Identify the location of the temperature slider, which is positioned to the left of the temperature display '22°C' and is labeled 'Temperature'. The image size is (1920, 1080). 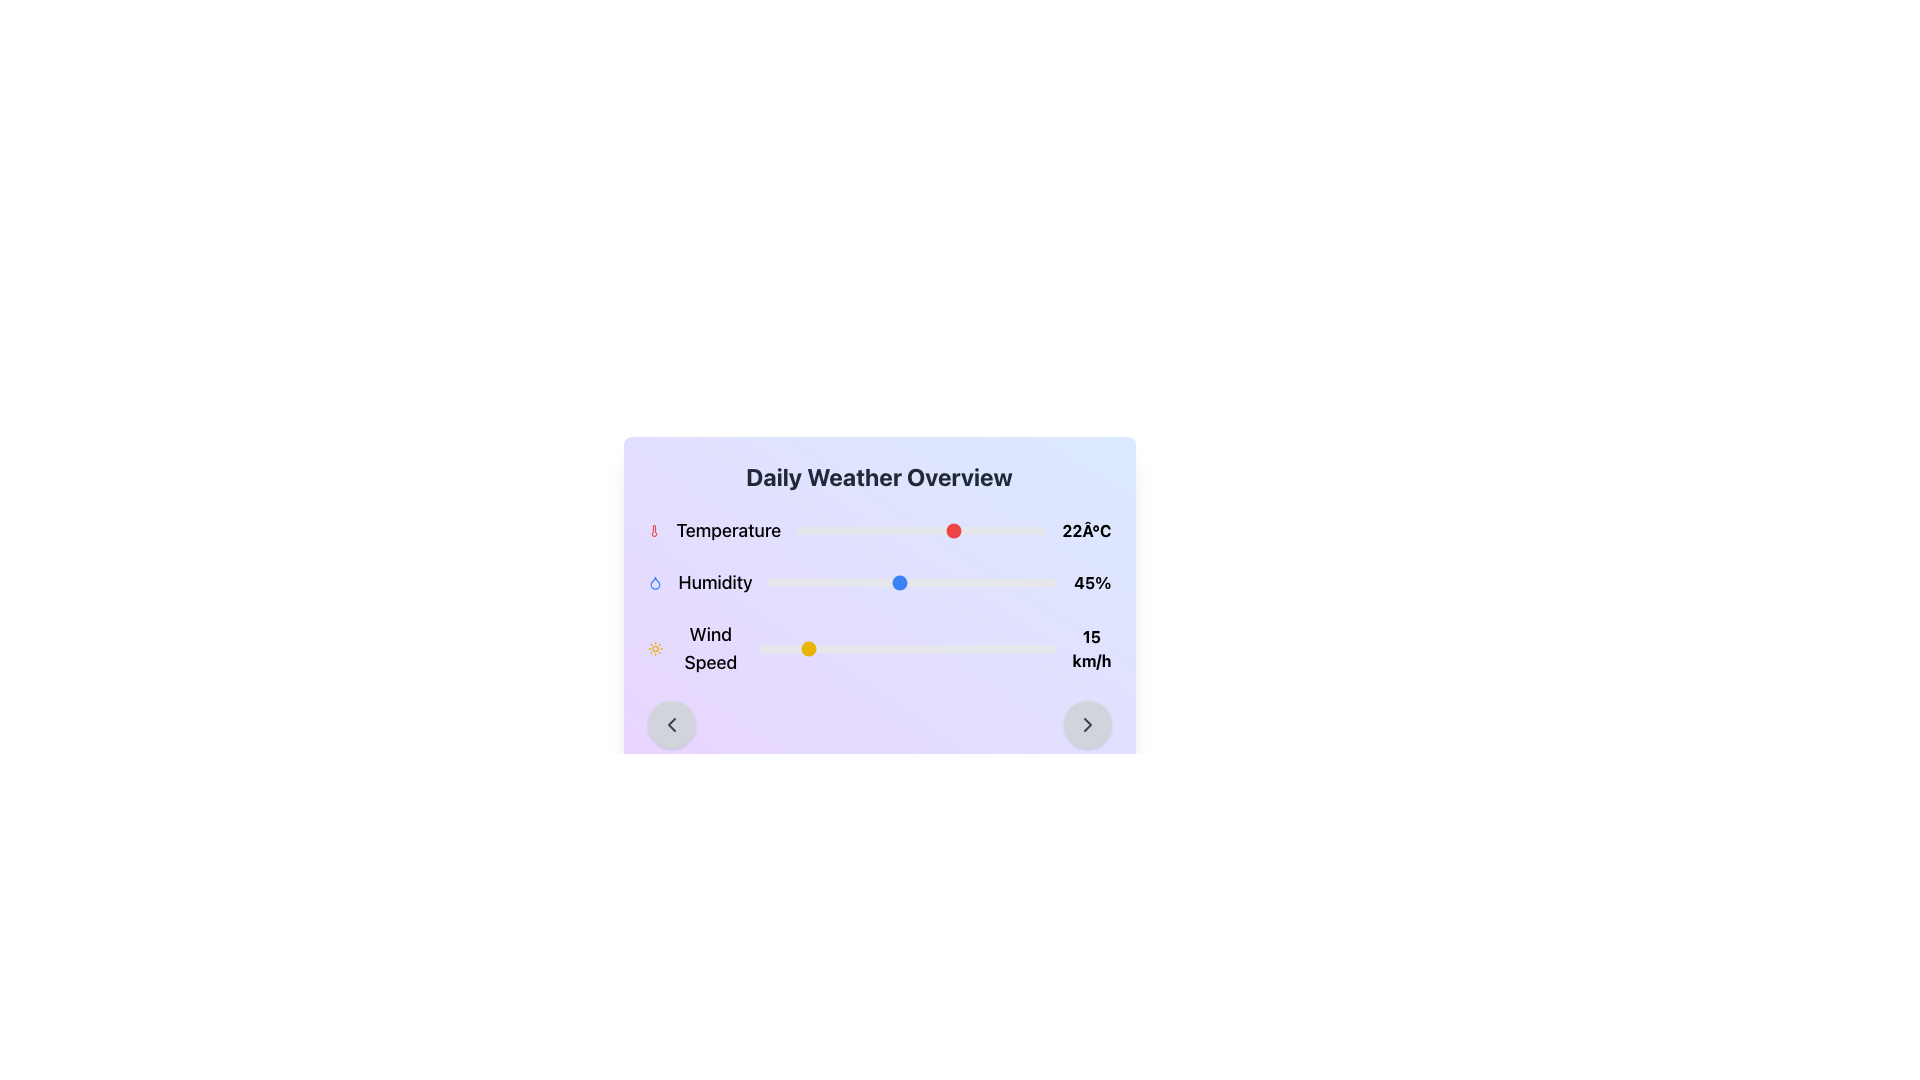
(920, 530).